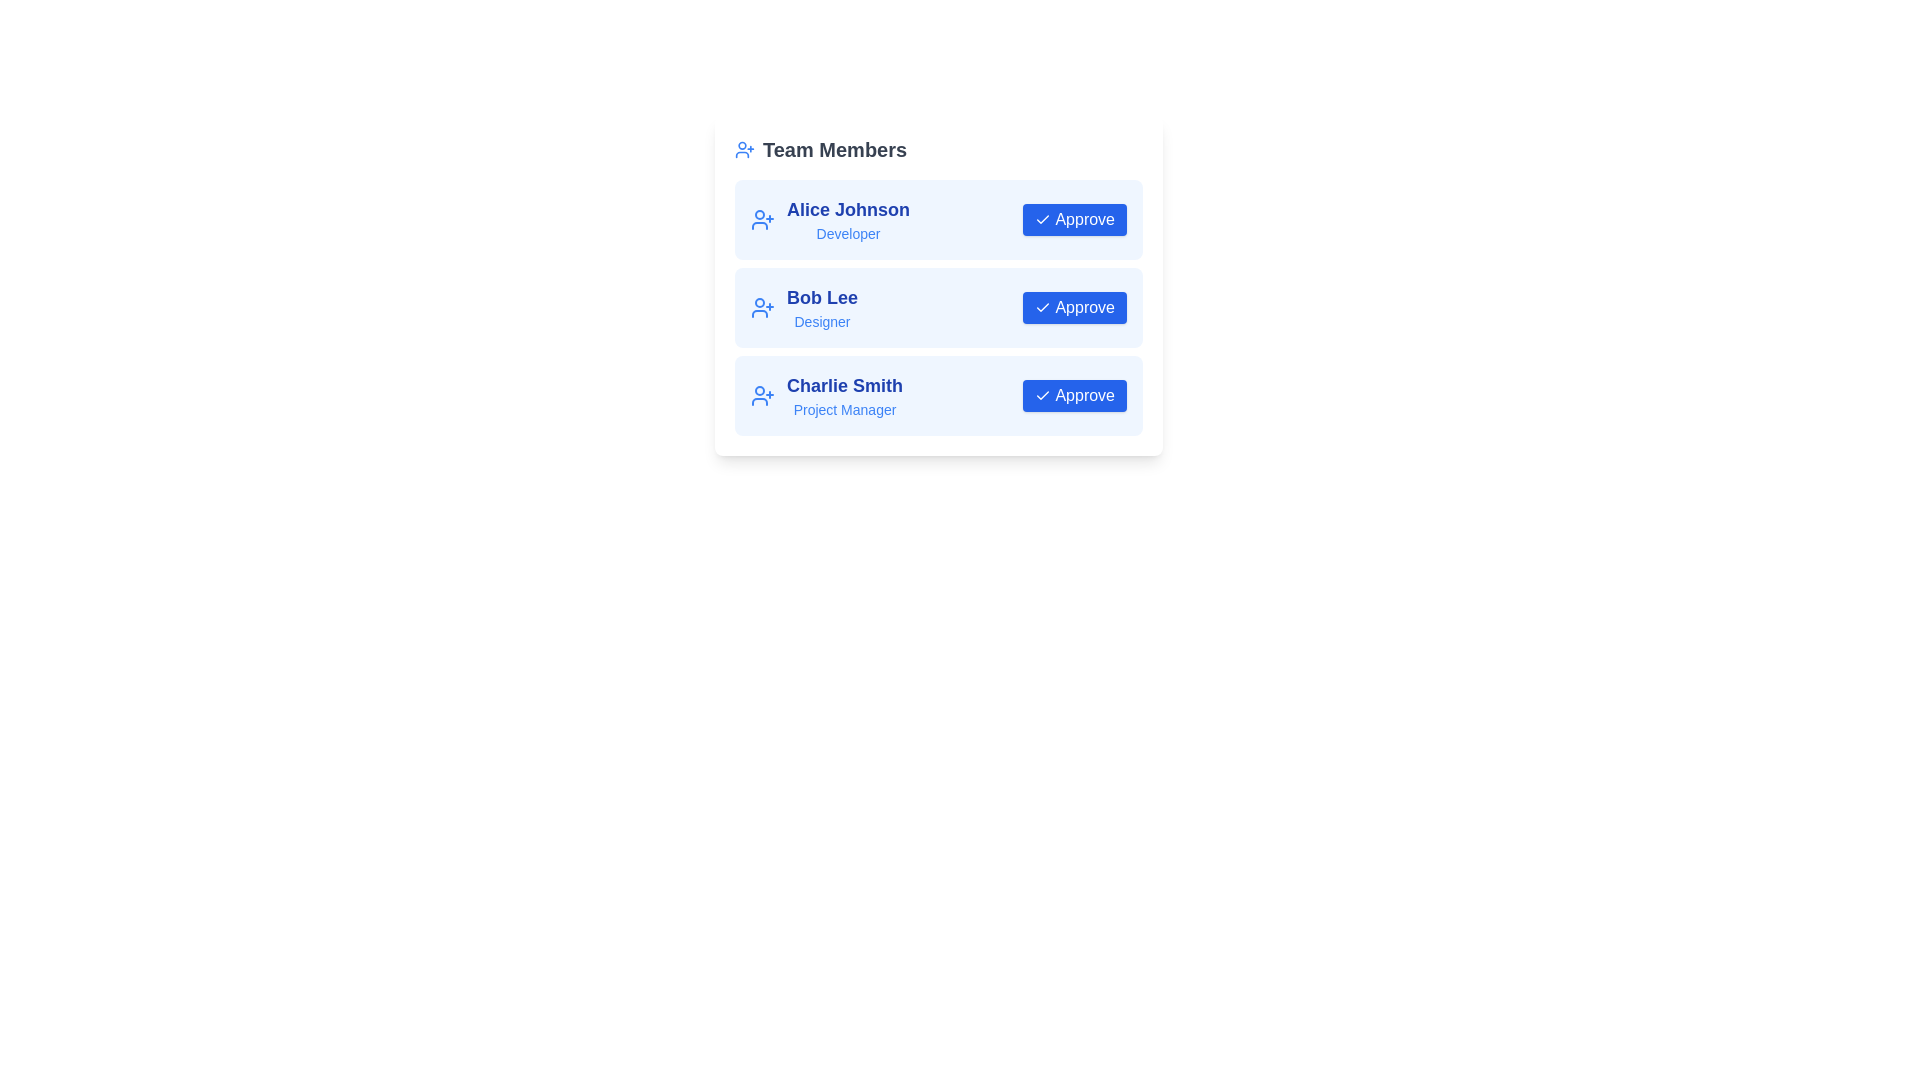 This screenshot has width=1920, height=1080. I want to click on the approve button for the person 'Charlie Smith' located in the team members section, which is the third button in a vertical stack under the 'Approve' category, so click(1074, 396).